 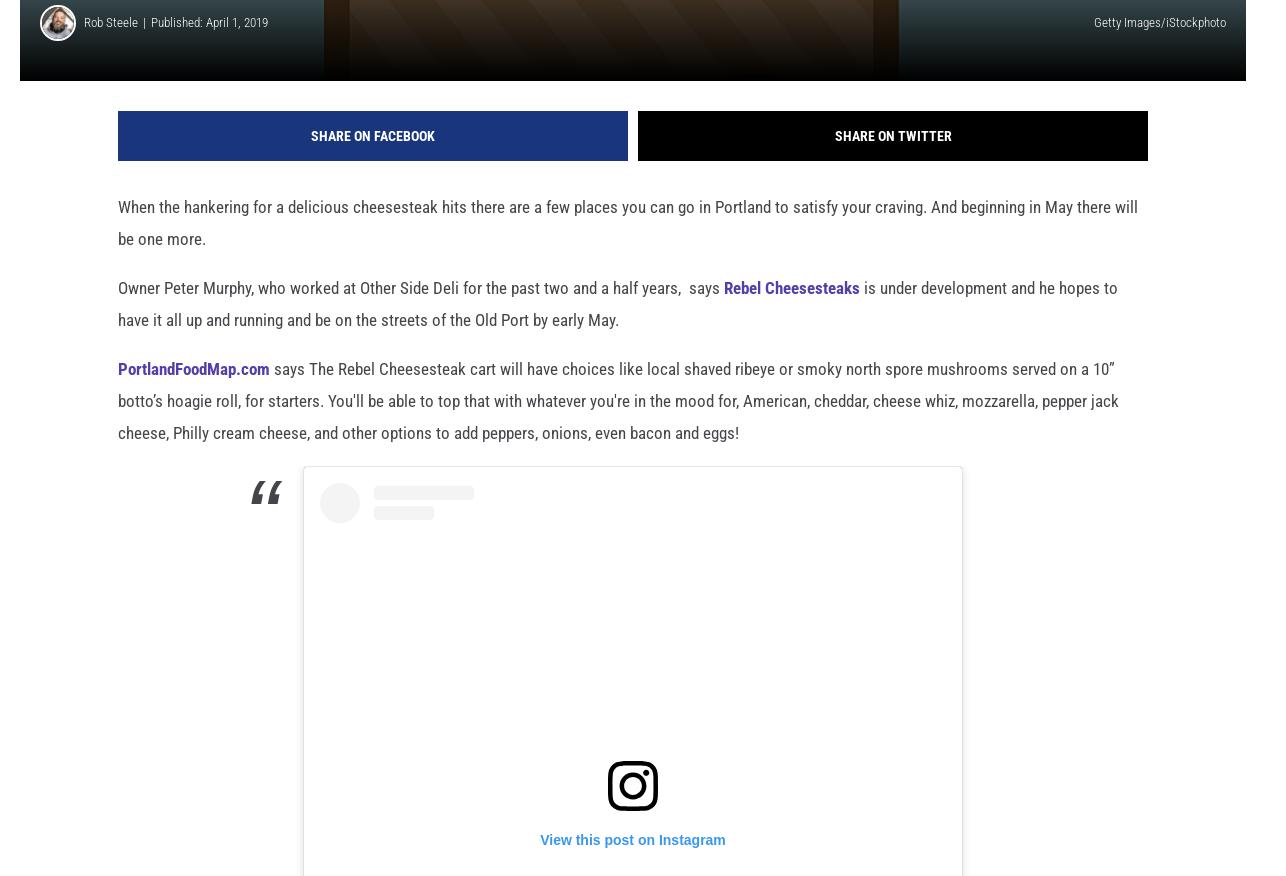 I want to click on 'Rebel Cheesesteaks', so click(x=792, y=320).